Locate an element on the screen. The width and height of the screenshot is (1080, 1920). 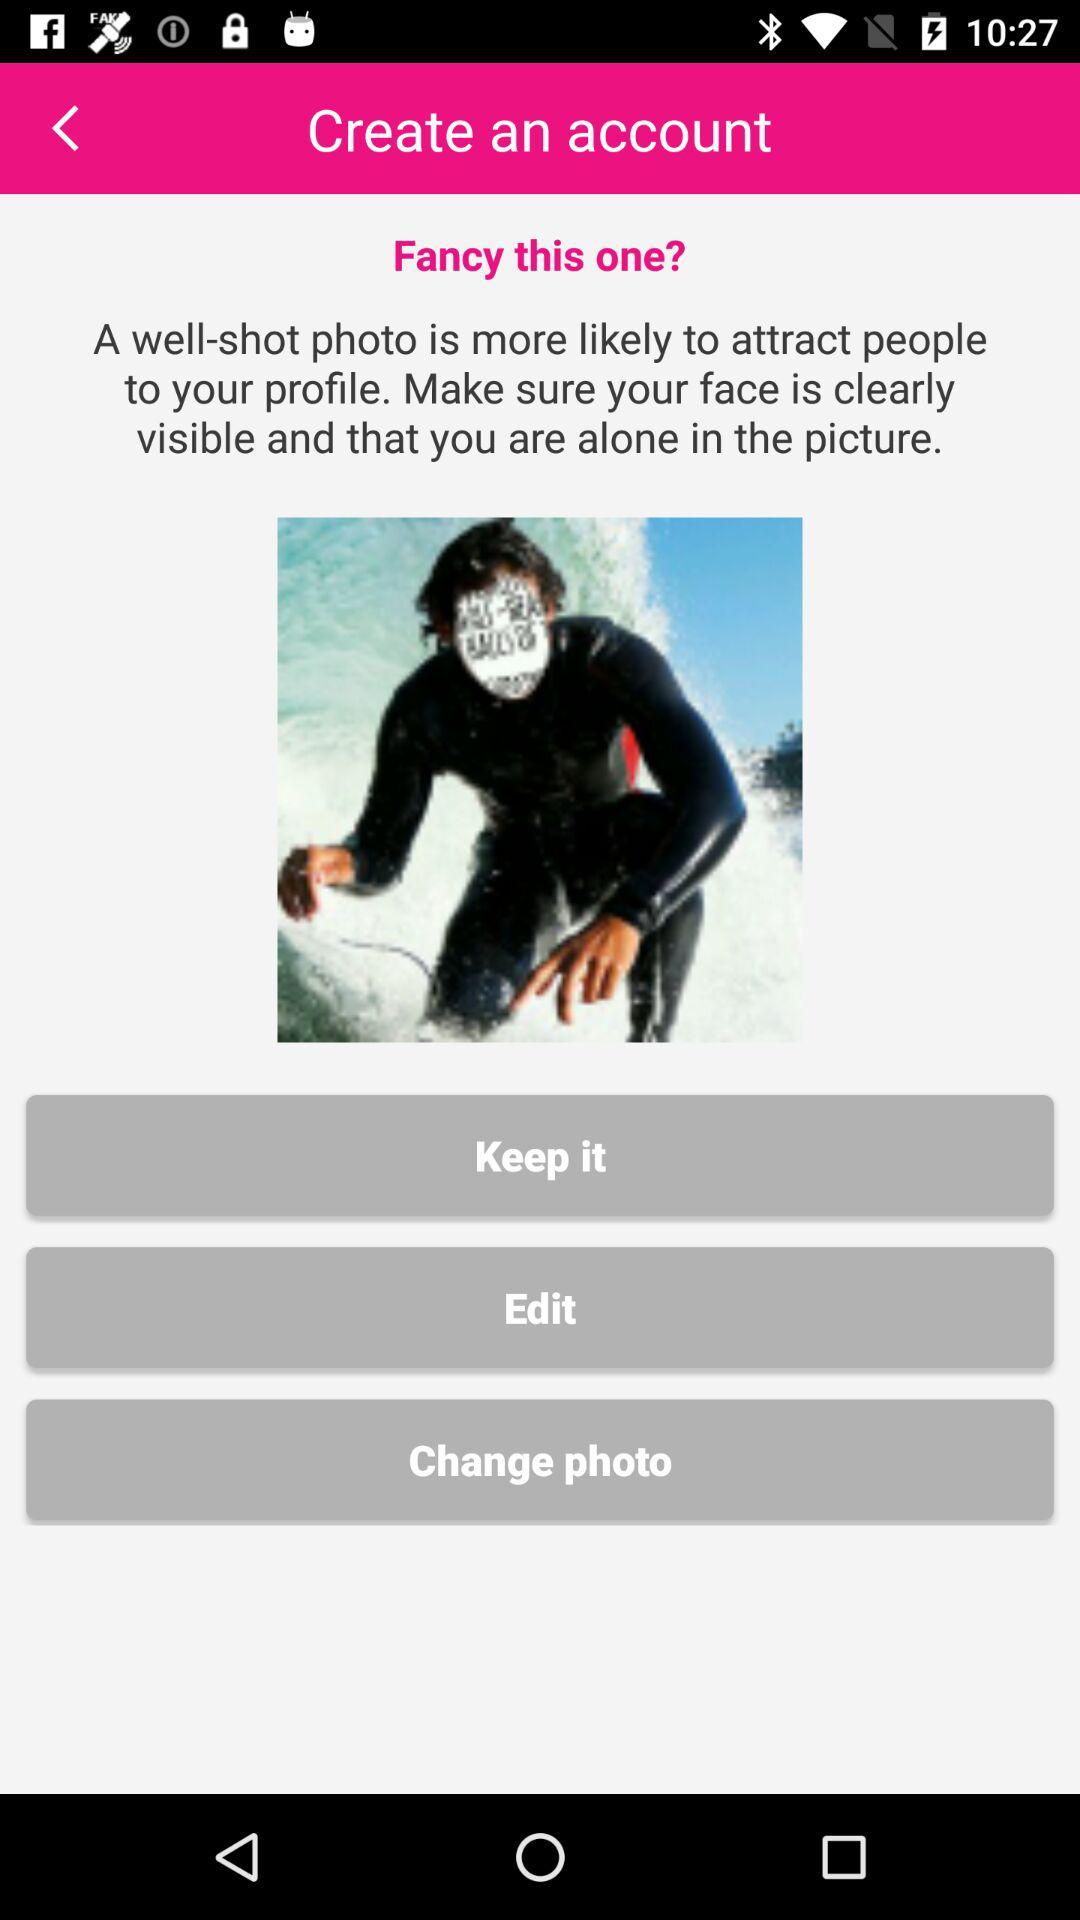
the edit is located at coordinates (540, 1307).